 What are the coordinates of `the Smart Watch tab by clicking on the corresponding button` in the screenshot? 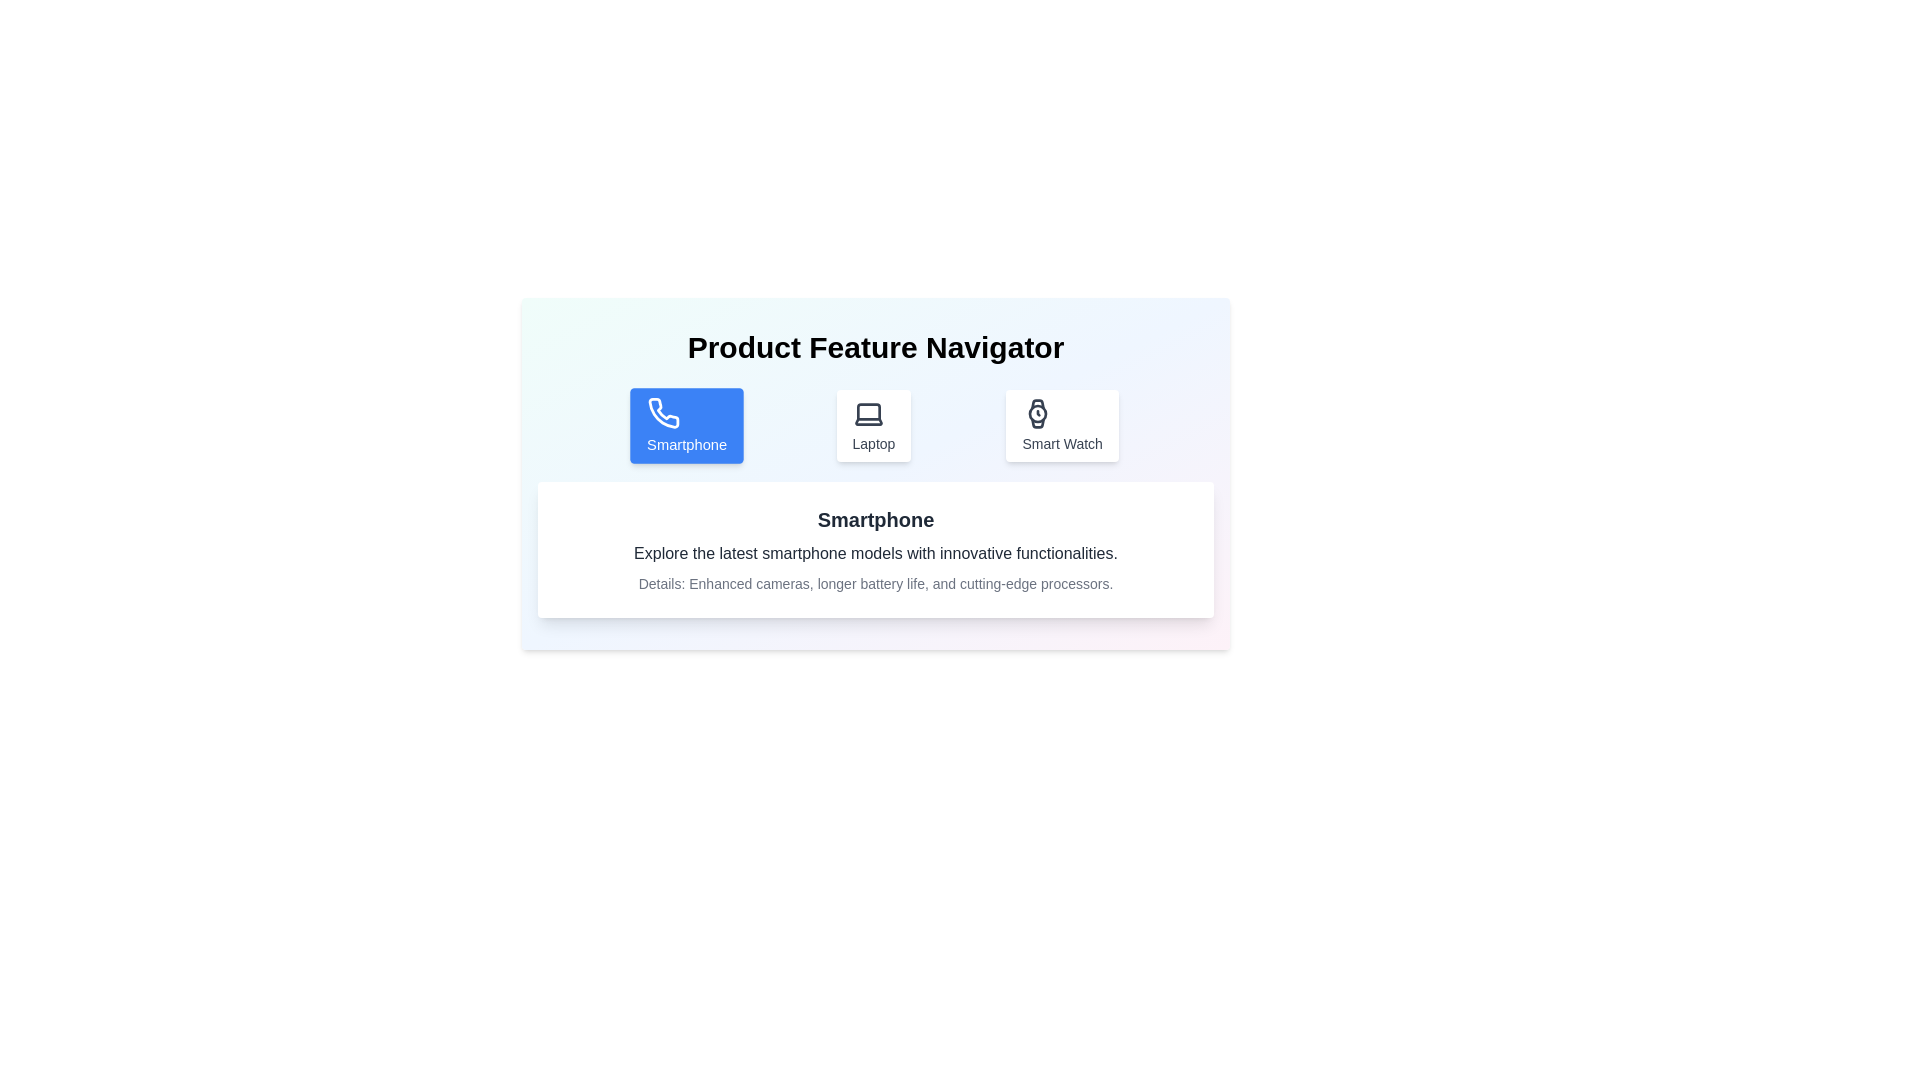 It's located at (1061, 424).